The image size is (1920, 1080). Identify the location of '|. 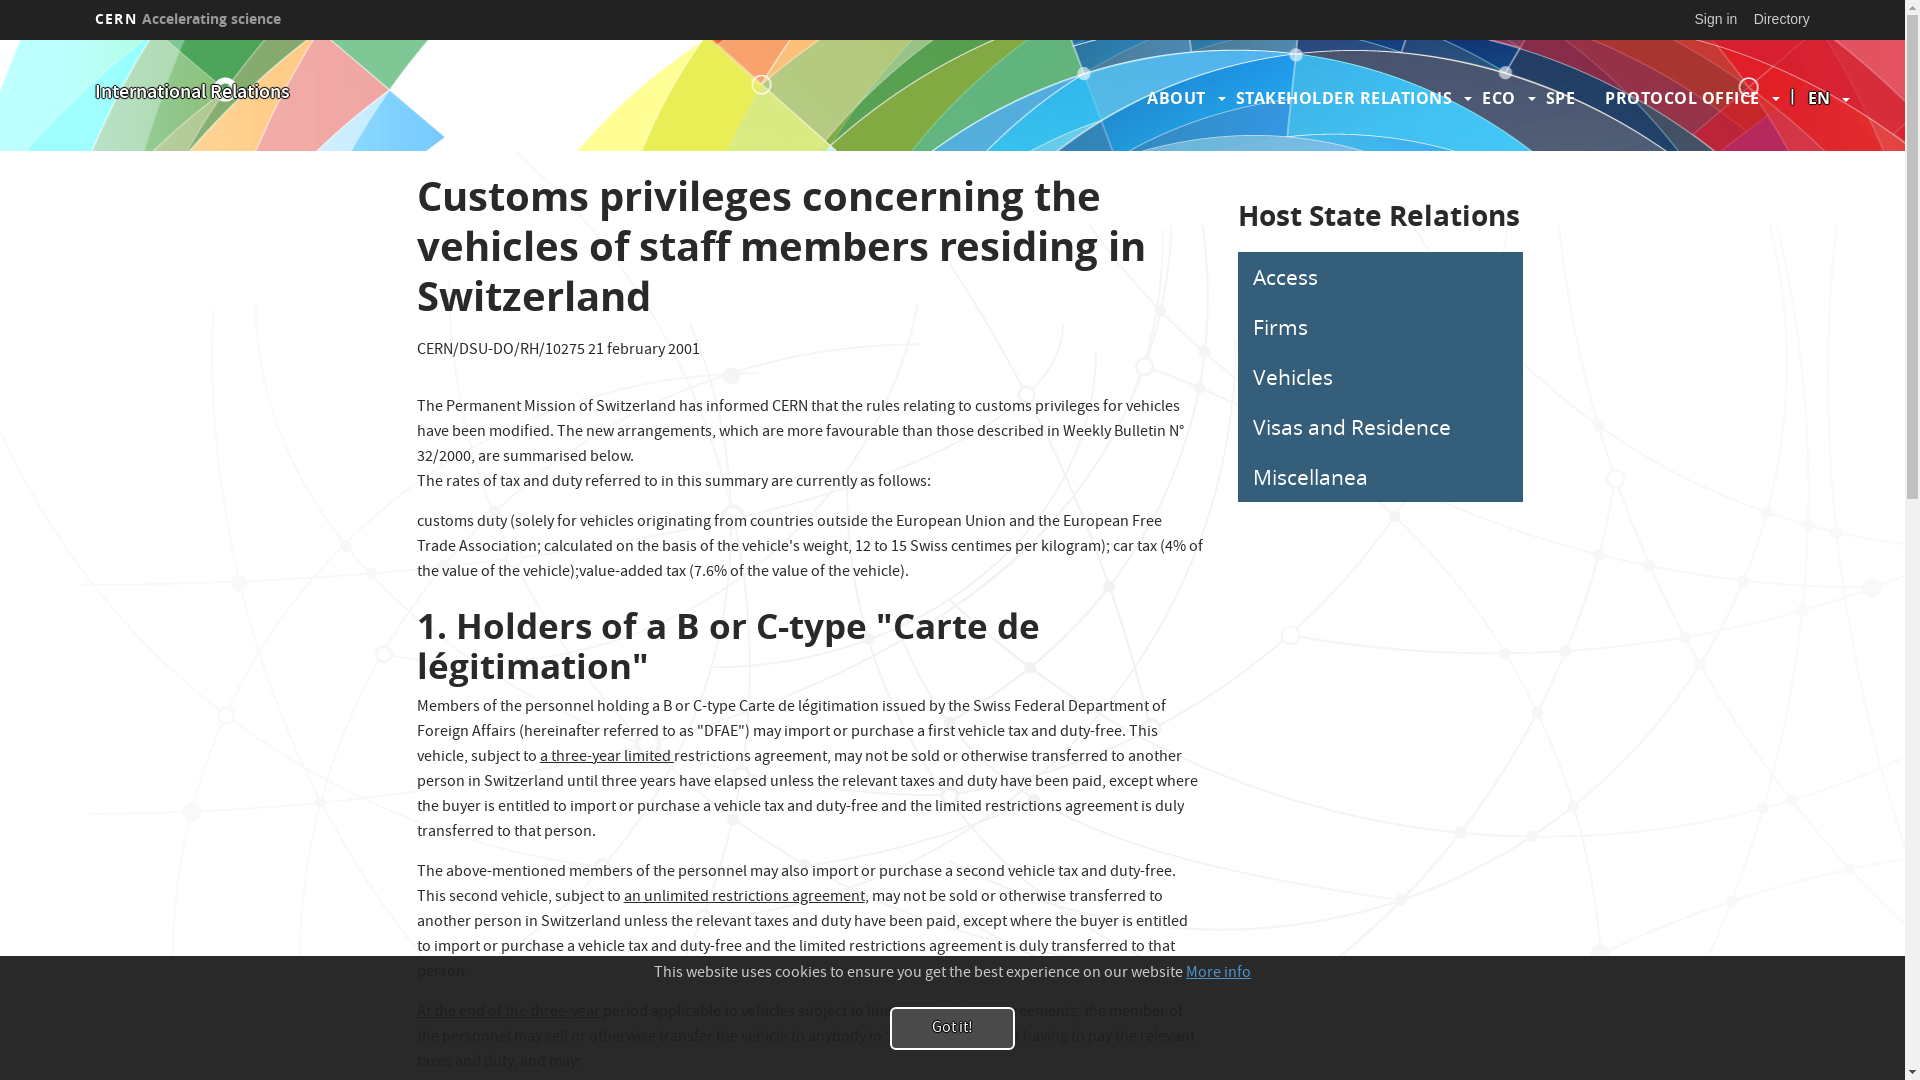
(1819, 97).